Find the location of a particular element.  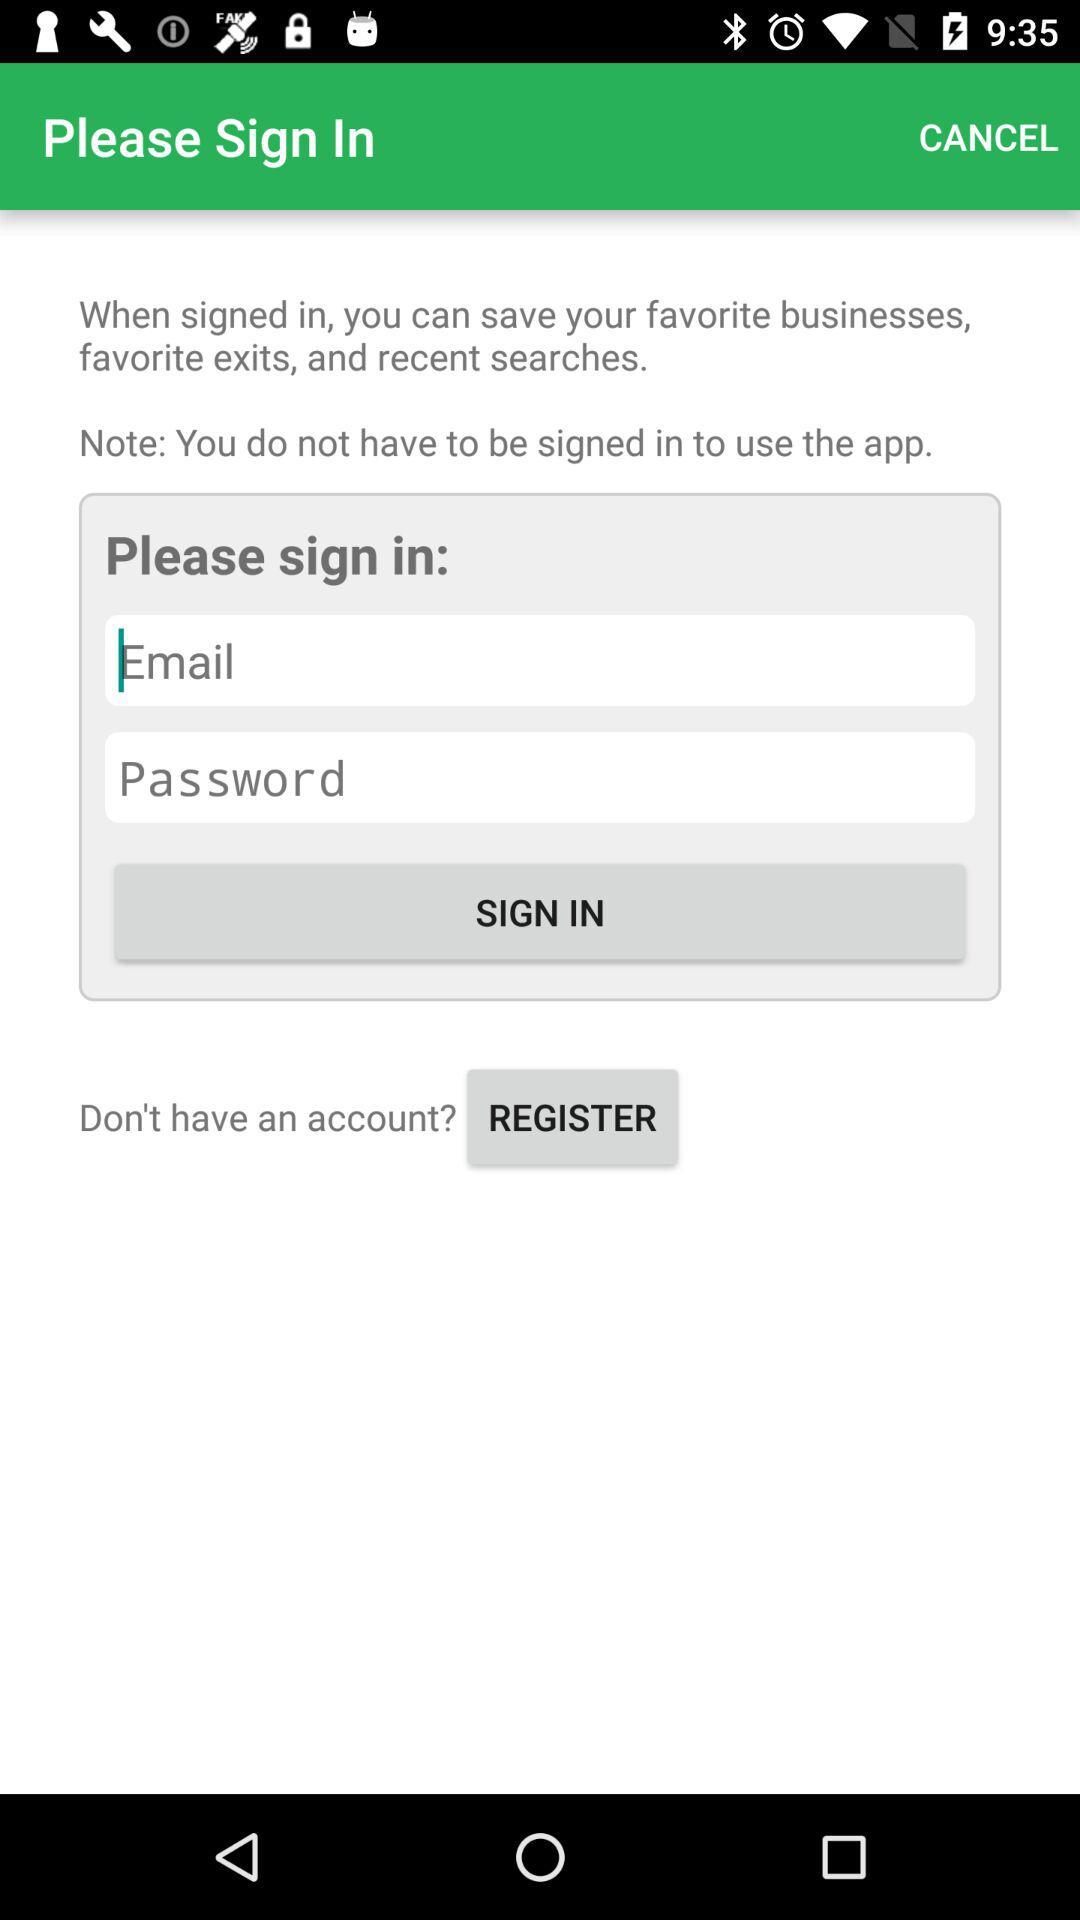

the register is located at coordinates (572, 1115).